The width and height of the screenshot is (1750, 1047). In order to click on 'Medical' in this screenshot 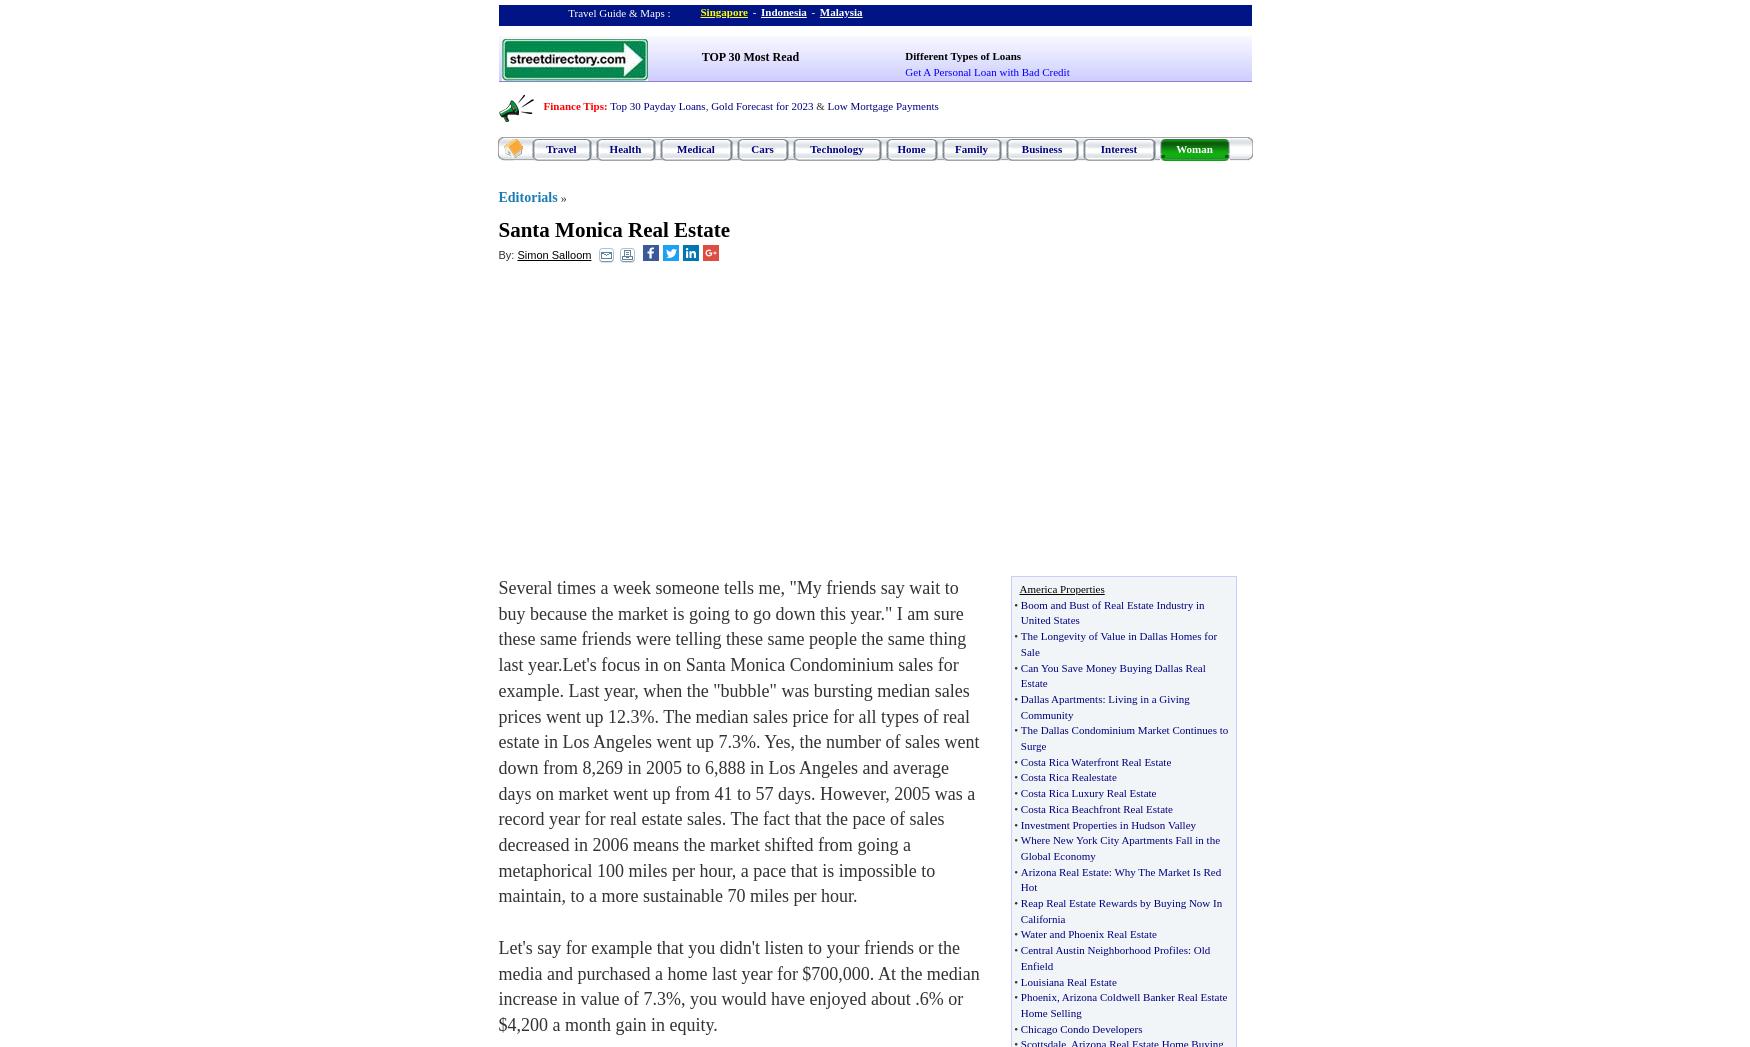, I will do `click(695, 148)`.